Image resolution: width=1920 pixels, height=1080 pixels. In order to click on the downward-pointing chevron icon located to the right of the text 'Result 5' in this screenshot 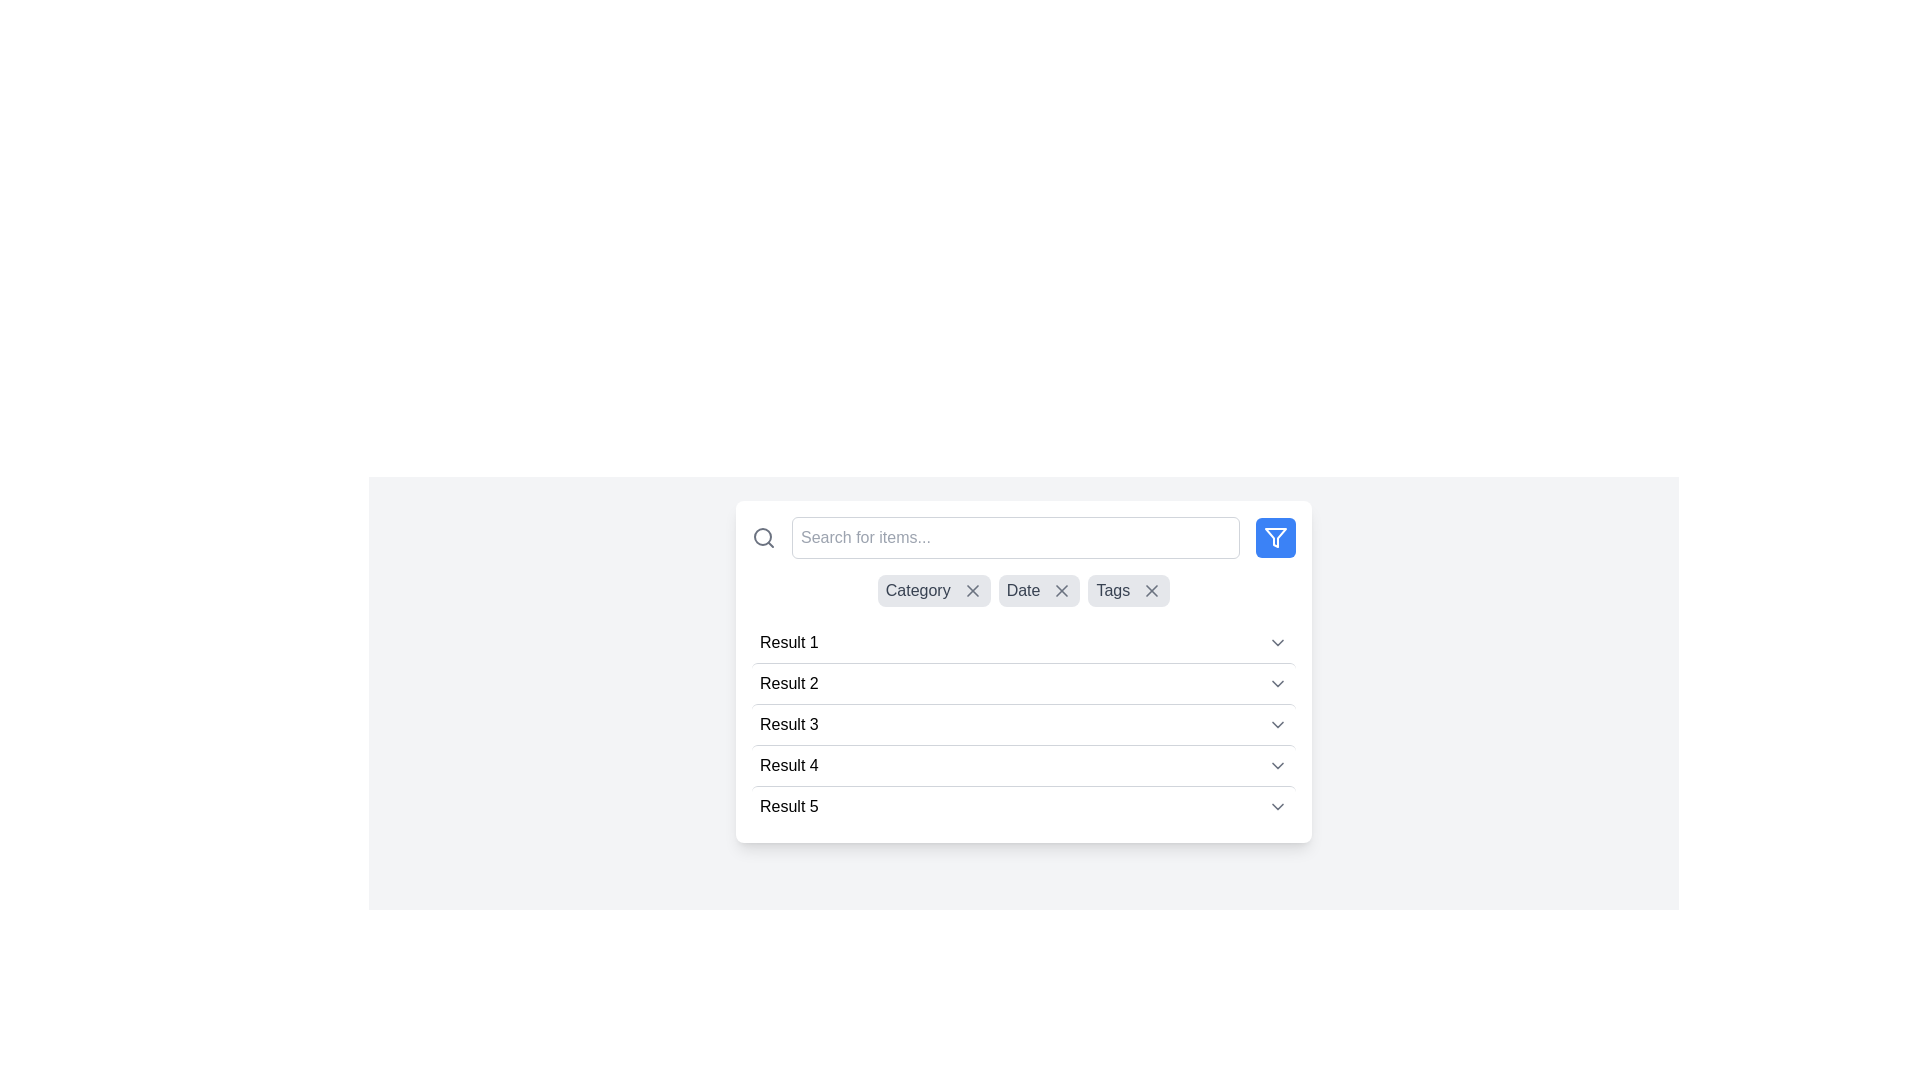, I will do `click(1276, 805)`.